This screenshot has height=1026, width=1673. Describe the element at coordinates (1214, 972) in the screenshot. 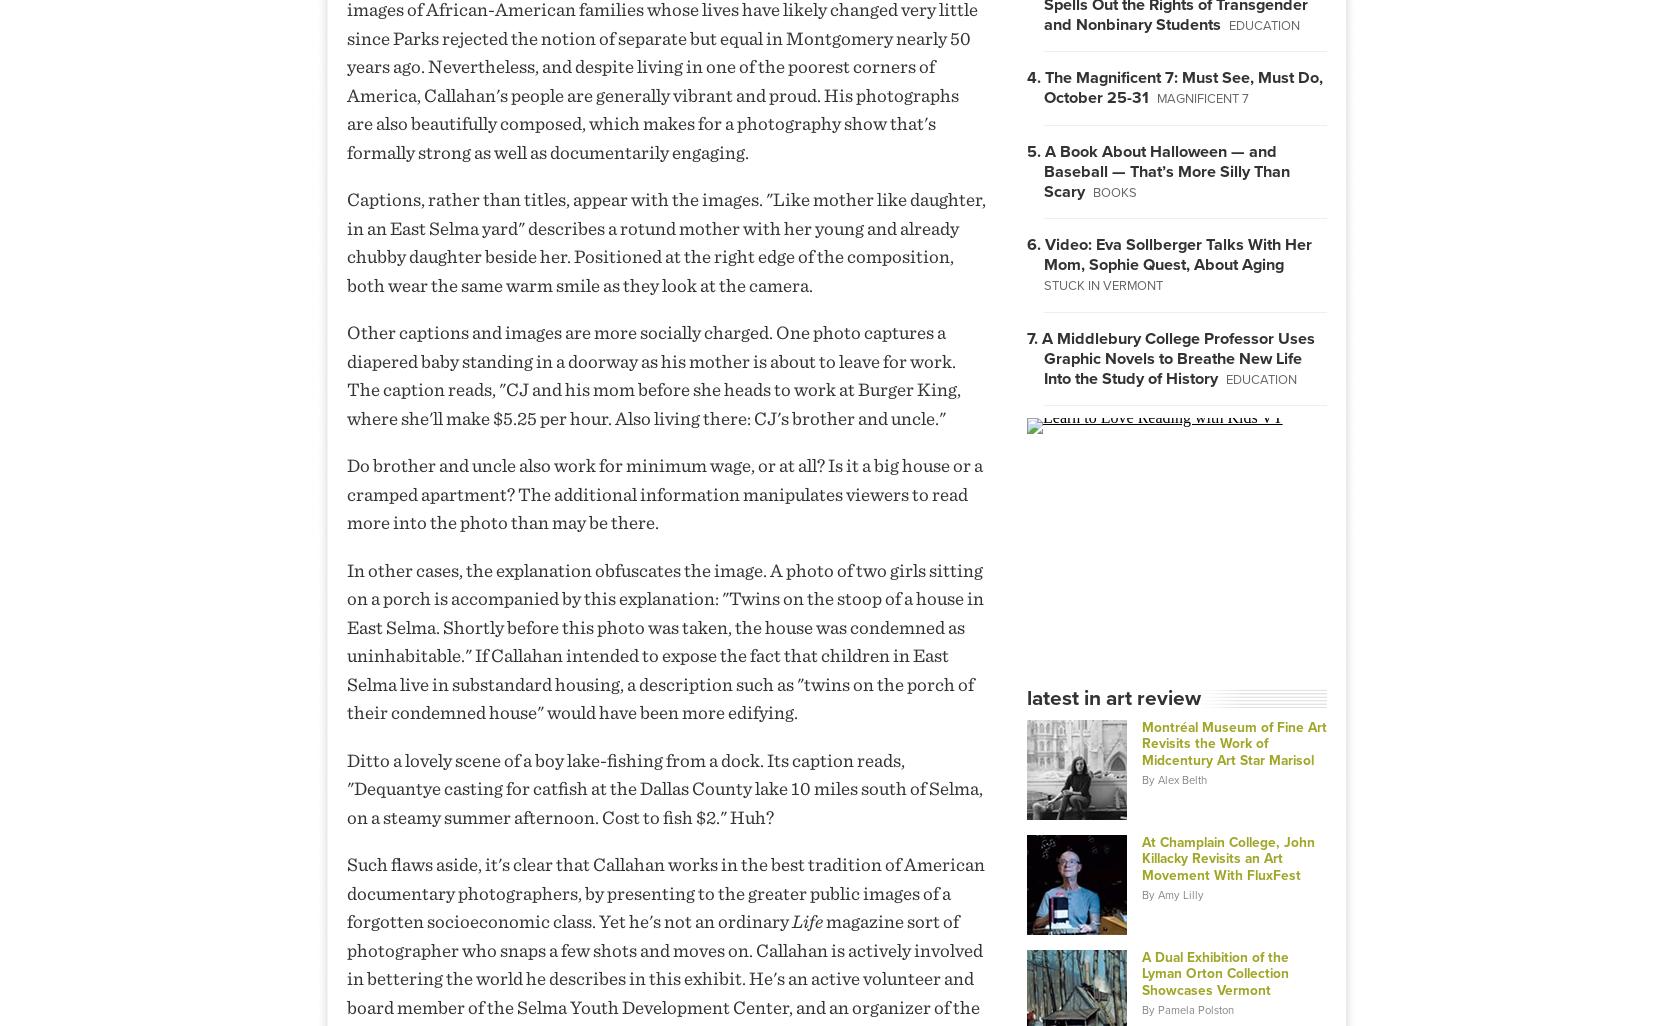

I see `'A Dual Exhibition of the Lyman Orton Collection Showcases Vermont'` at that location.